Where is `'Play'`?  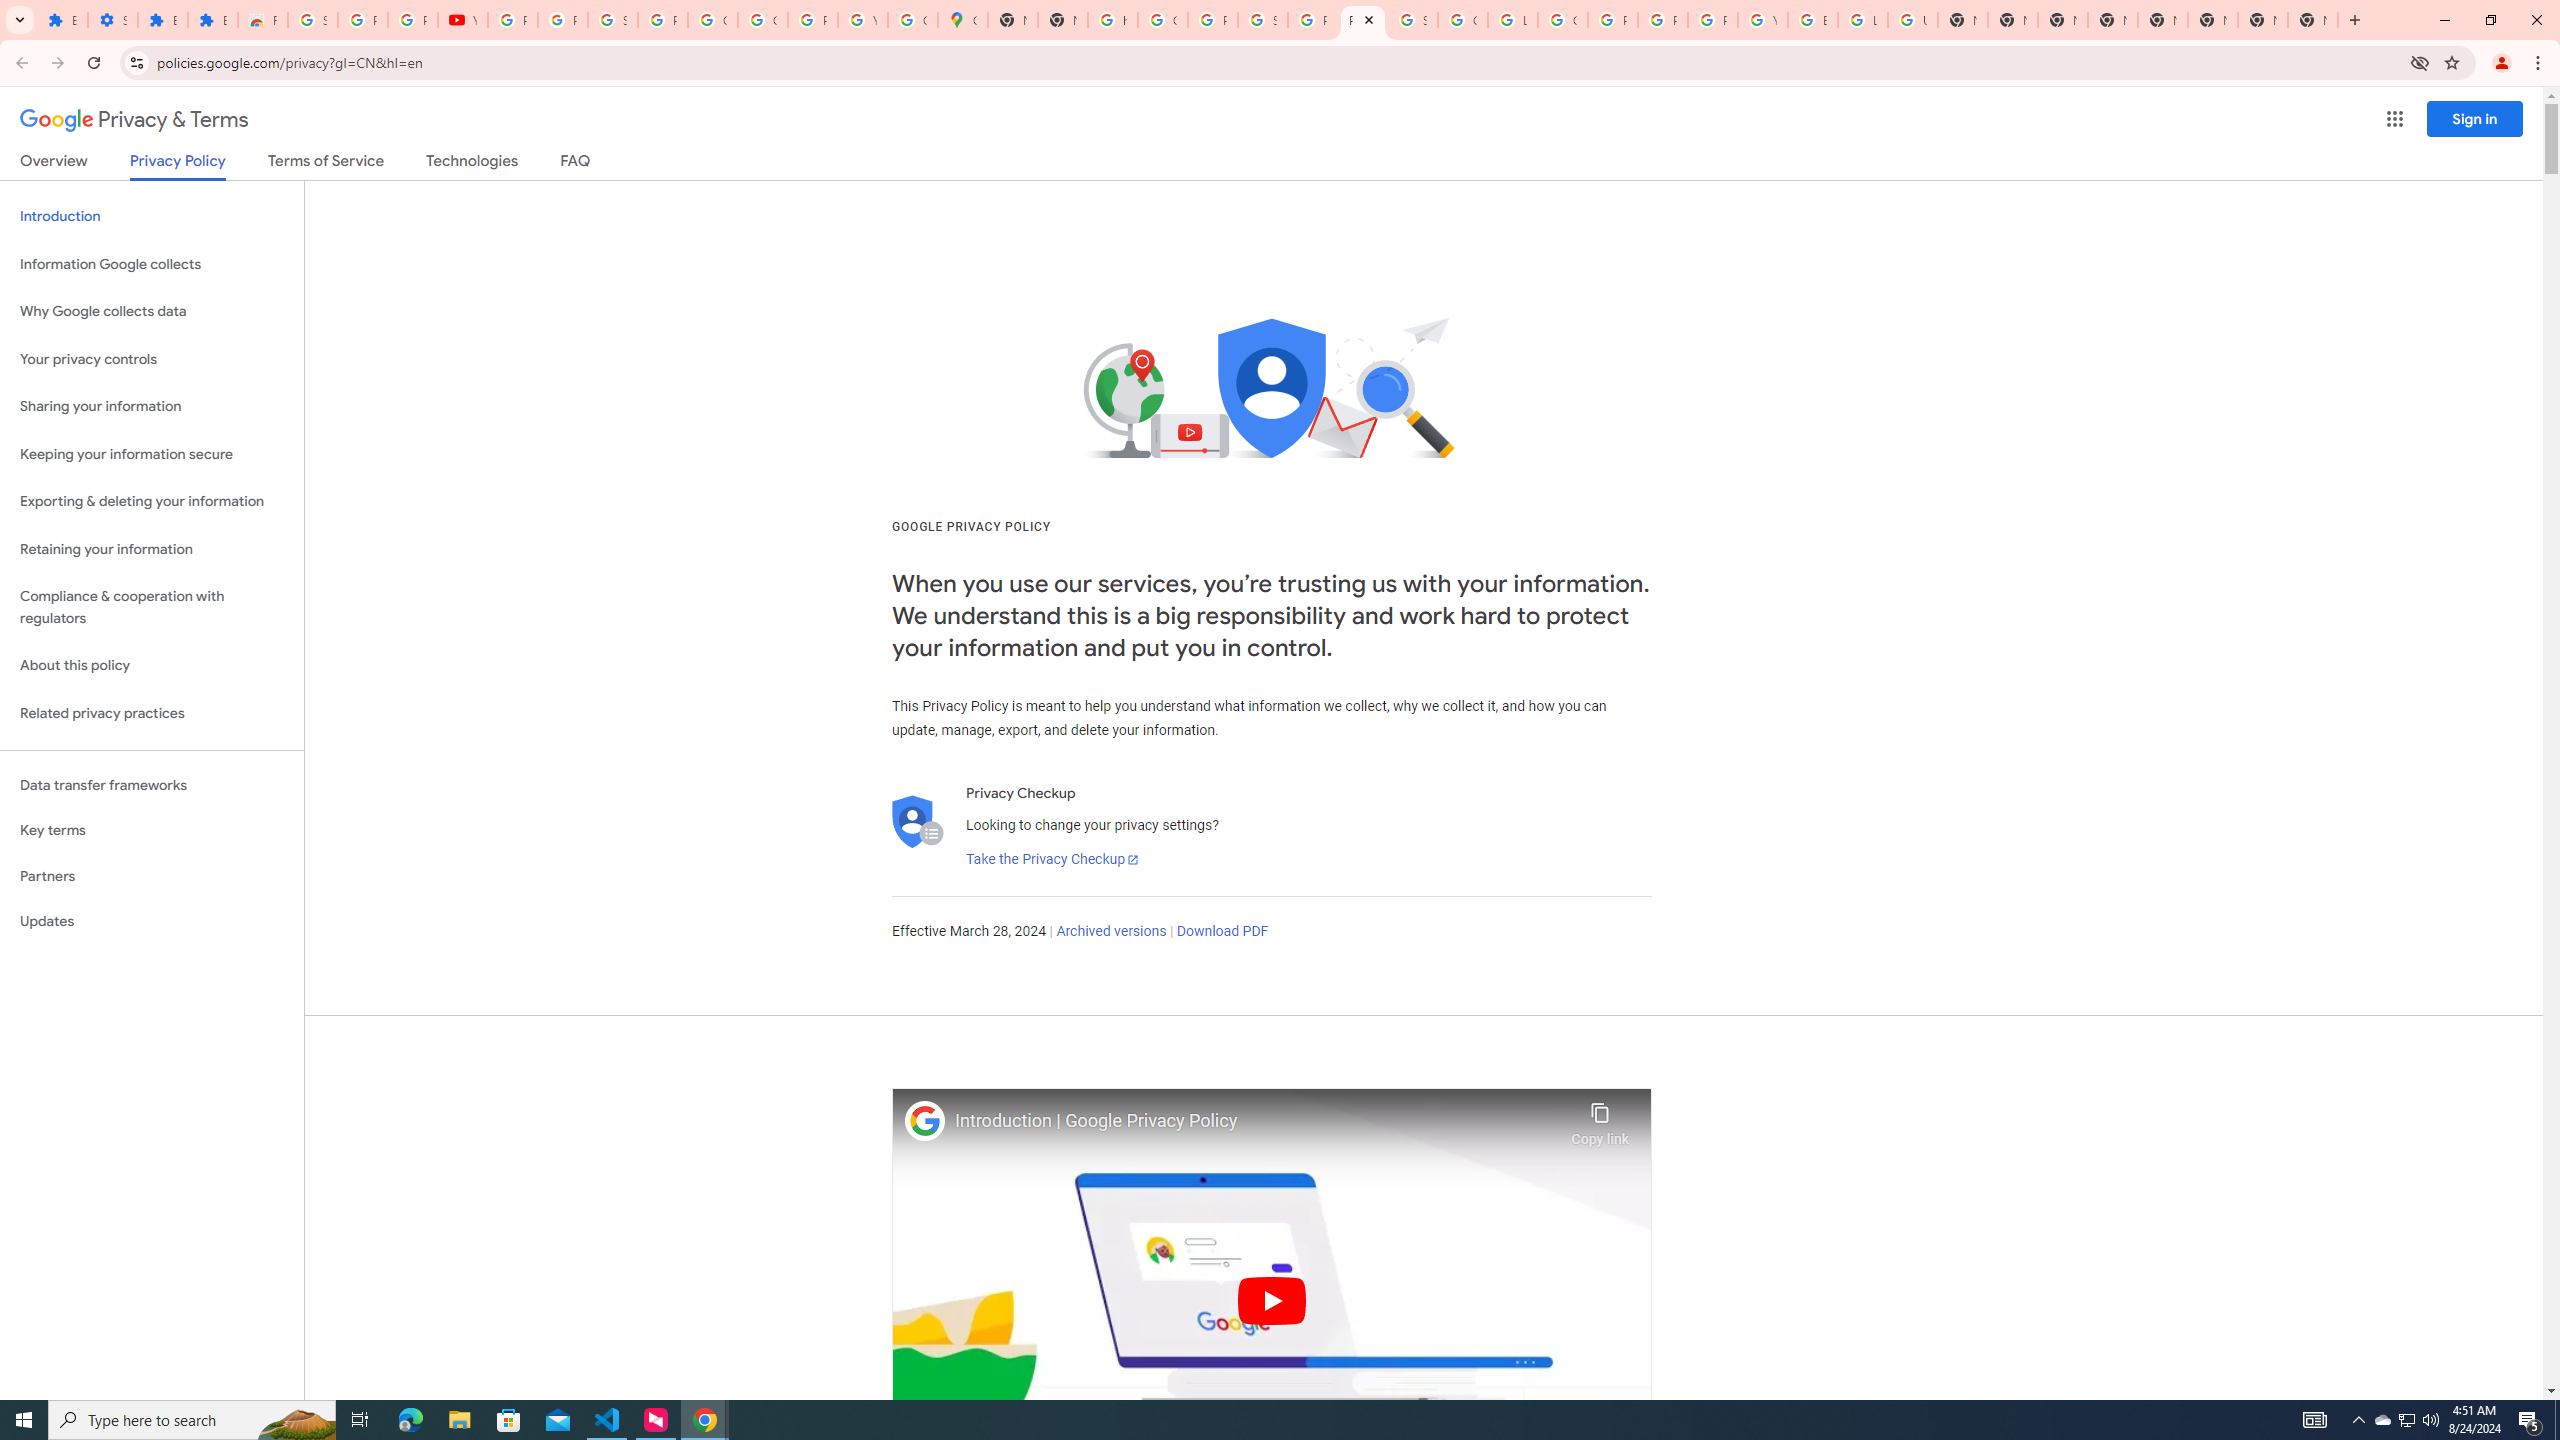
'Play' is located at coordinates (1271, 1299).